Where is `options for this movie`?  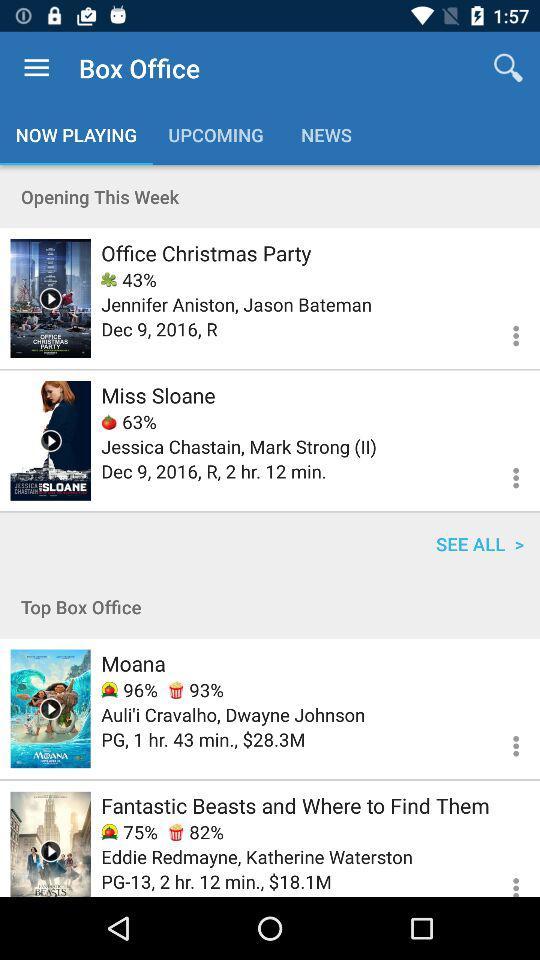 options for this movie is located at coordinates (503, 742).